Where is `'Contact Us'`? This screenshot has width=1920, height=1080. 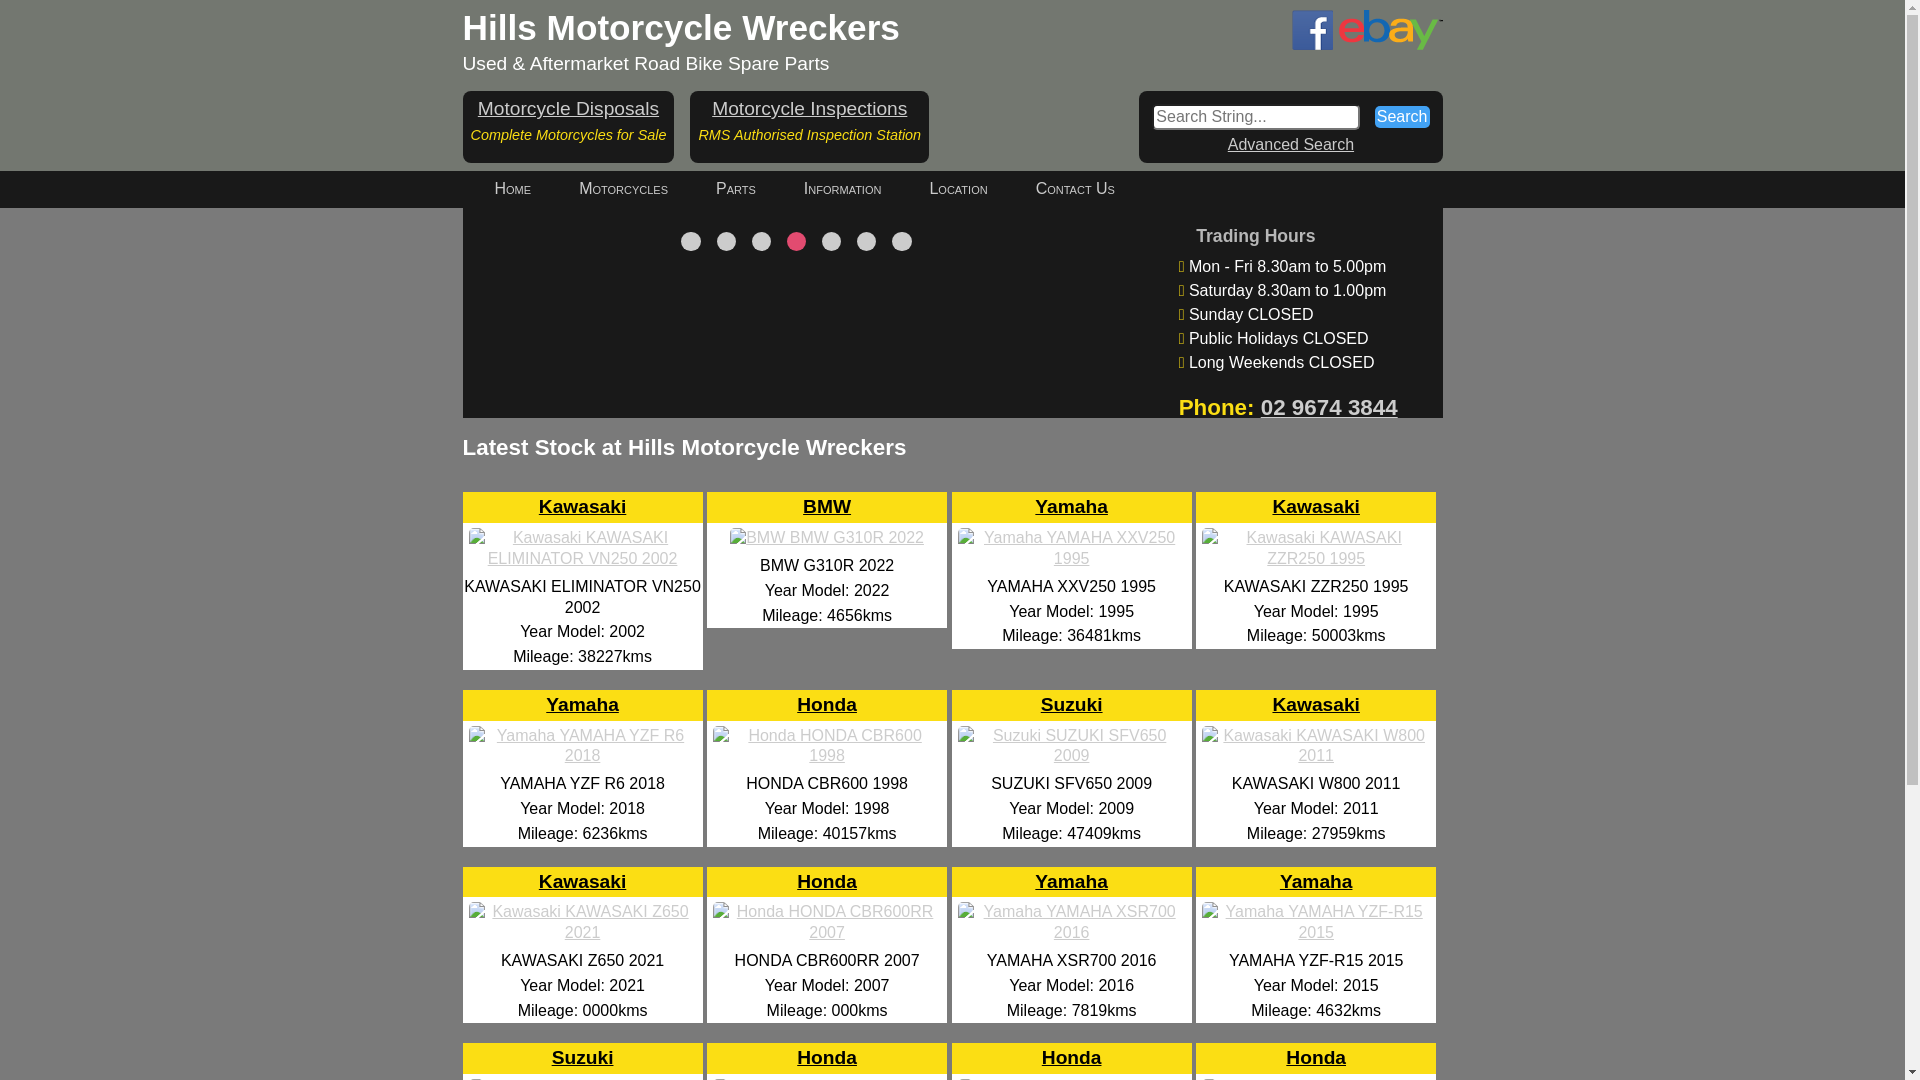
'Contact Us' is located at coordinates (1012, 189).